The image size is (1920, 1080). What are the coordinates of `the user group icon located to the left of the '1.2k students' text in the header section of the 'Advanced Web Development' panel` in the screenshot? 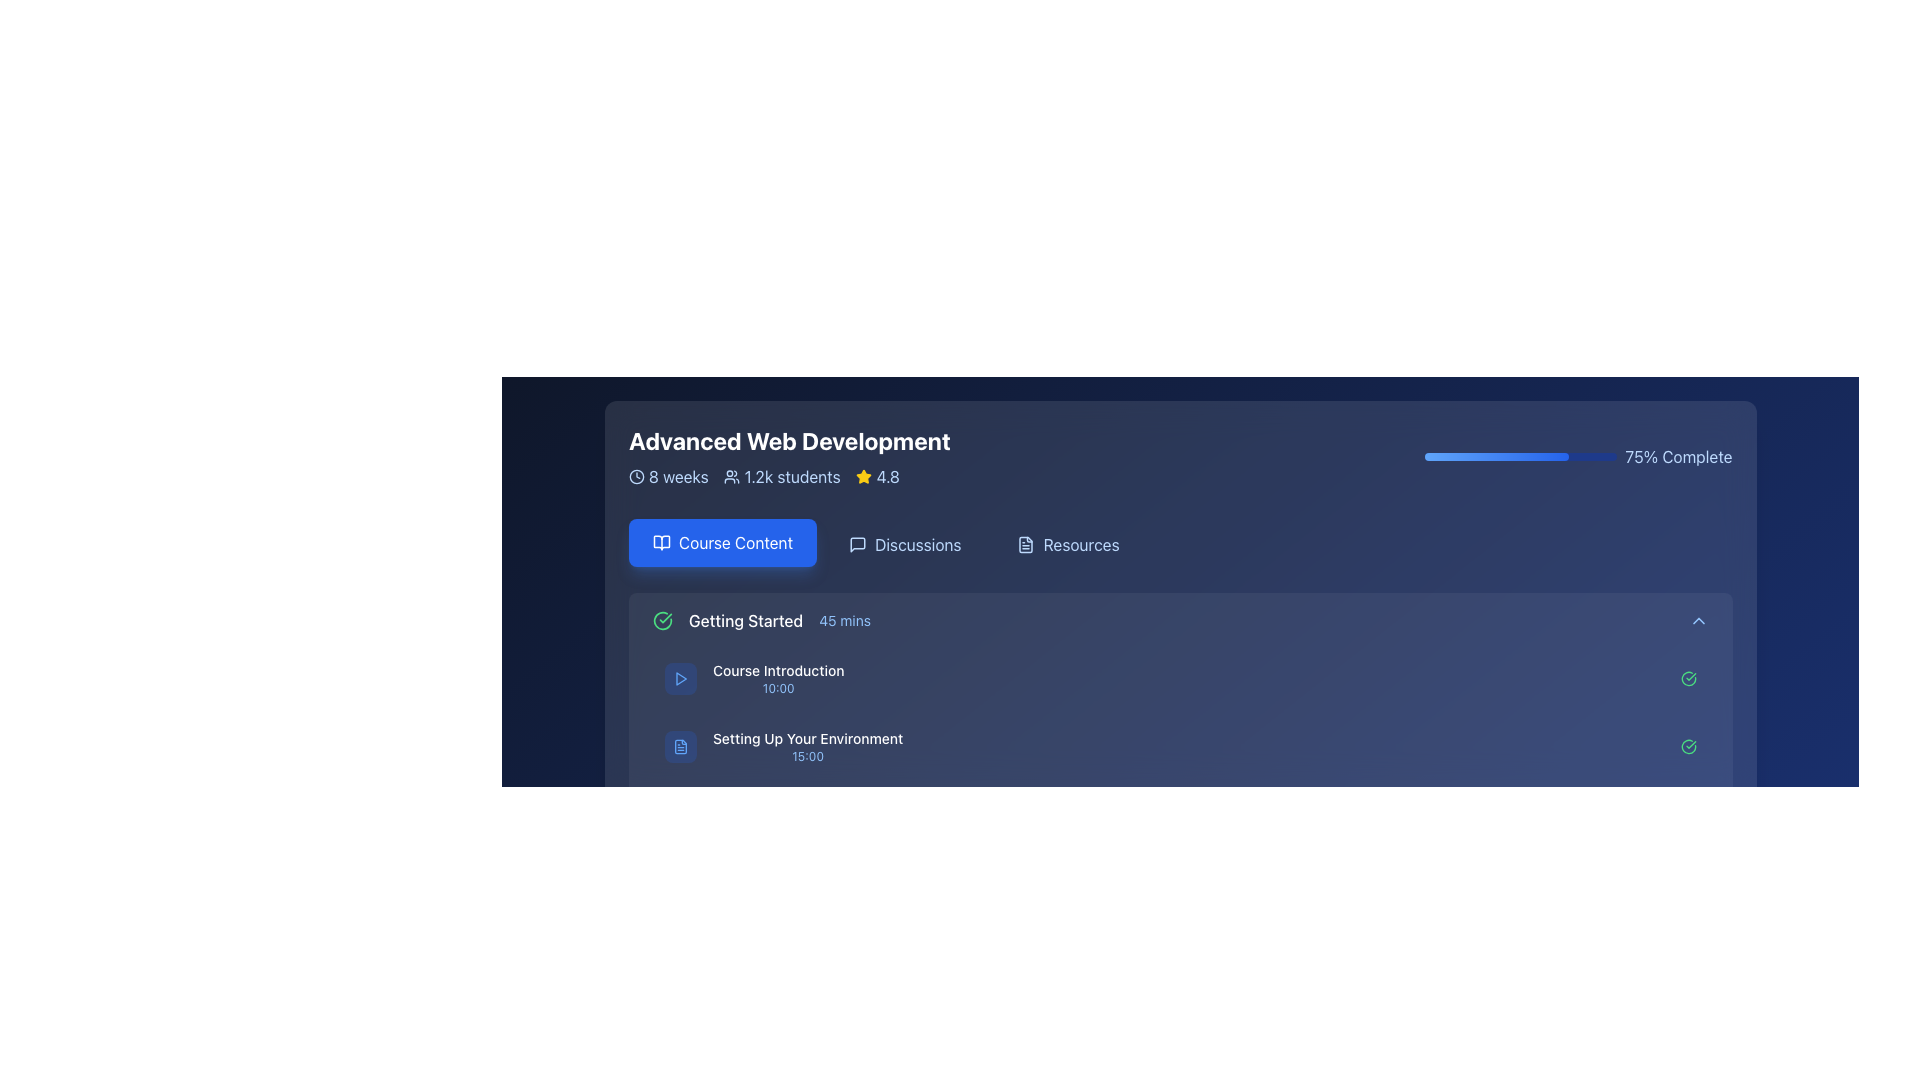 It's located at (731, 477).